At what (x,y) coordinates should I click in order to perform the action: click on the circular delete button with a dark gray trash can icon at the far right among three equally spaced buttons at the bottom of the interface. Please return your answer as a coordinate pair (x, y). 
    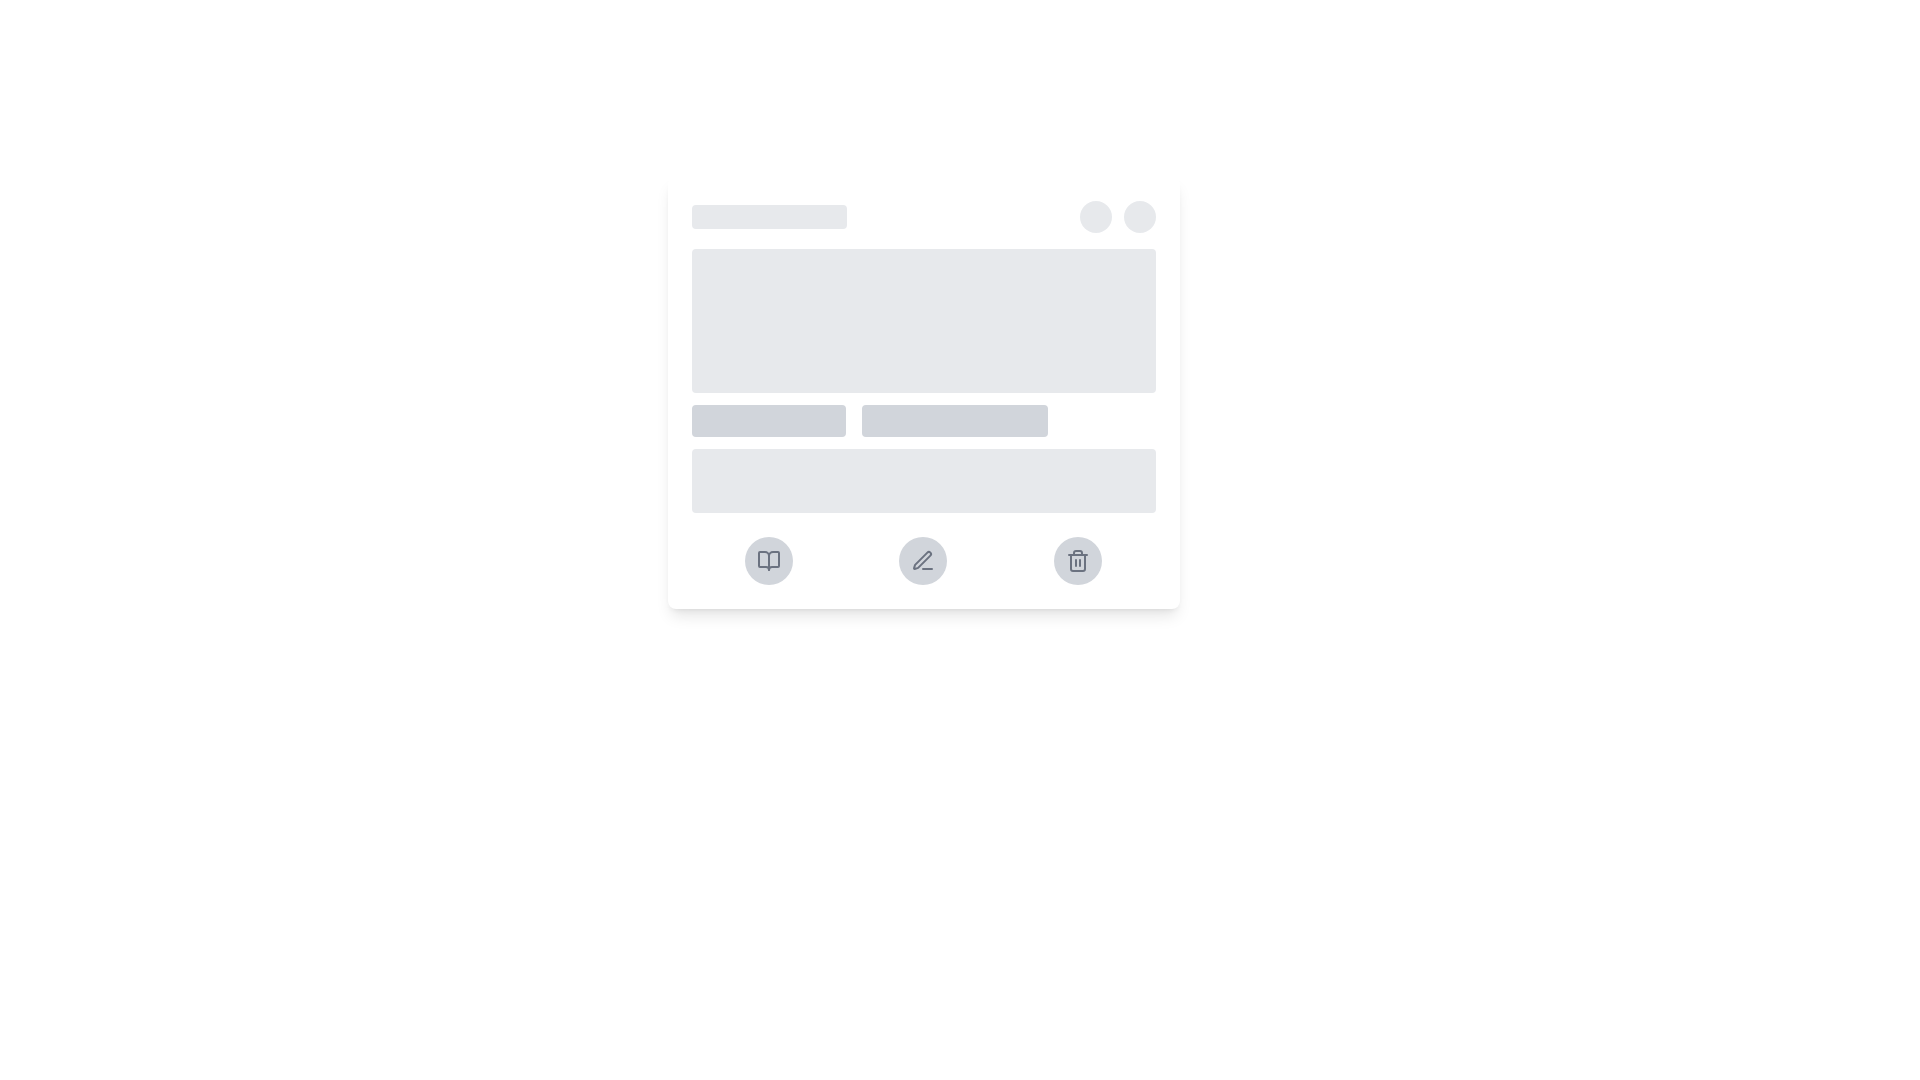
    Looking at the image, I should click on (1077, 560).